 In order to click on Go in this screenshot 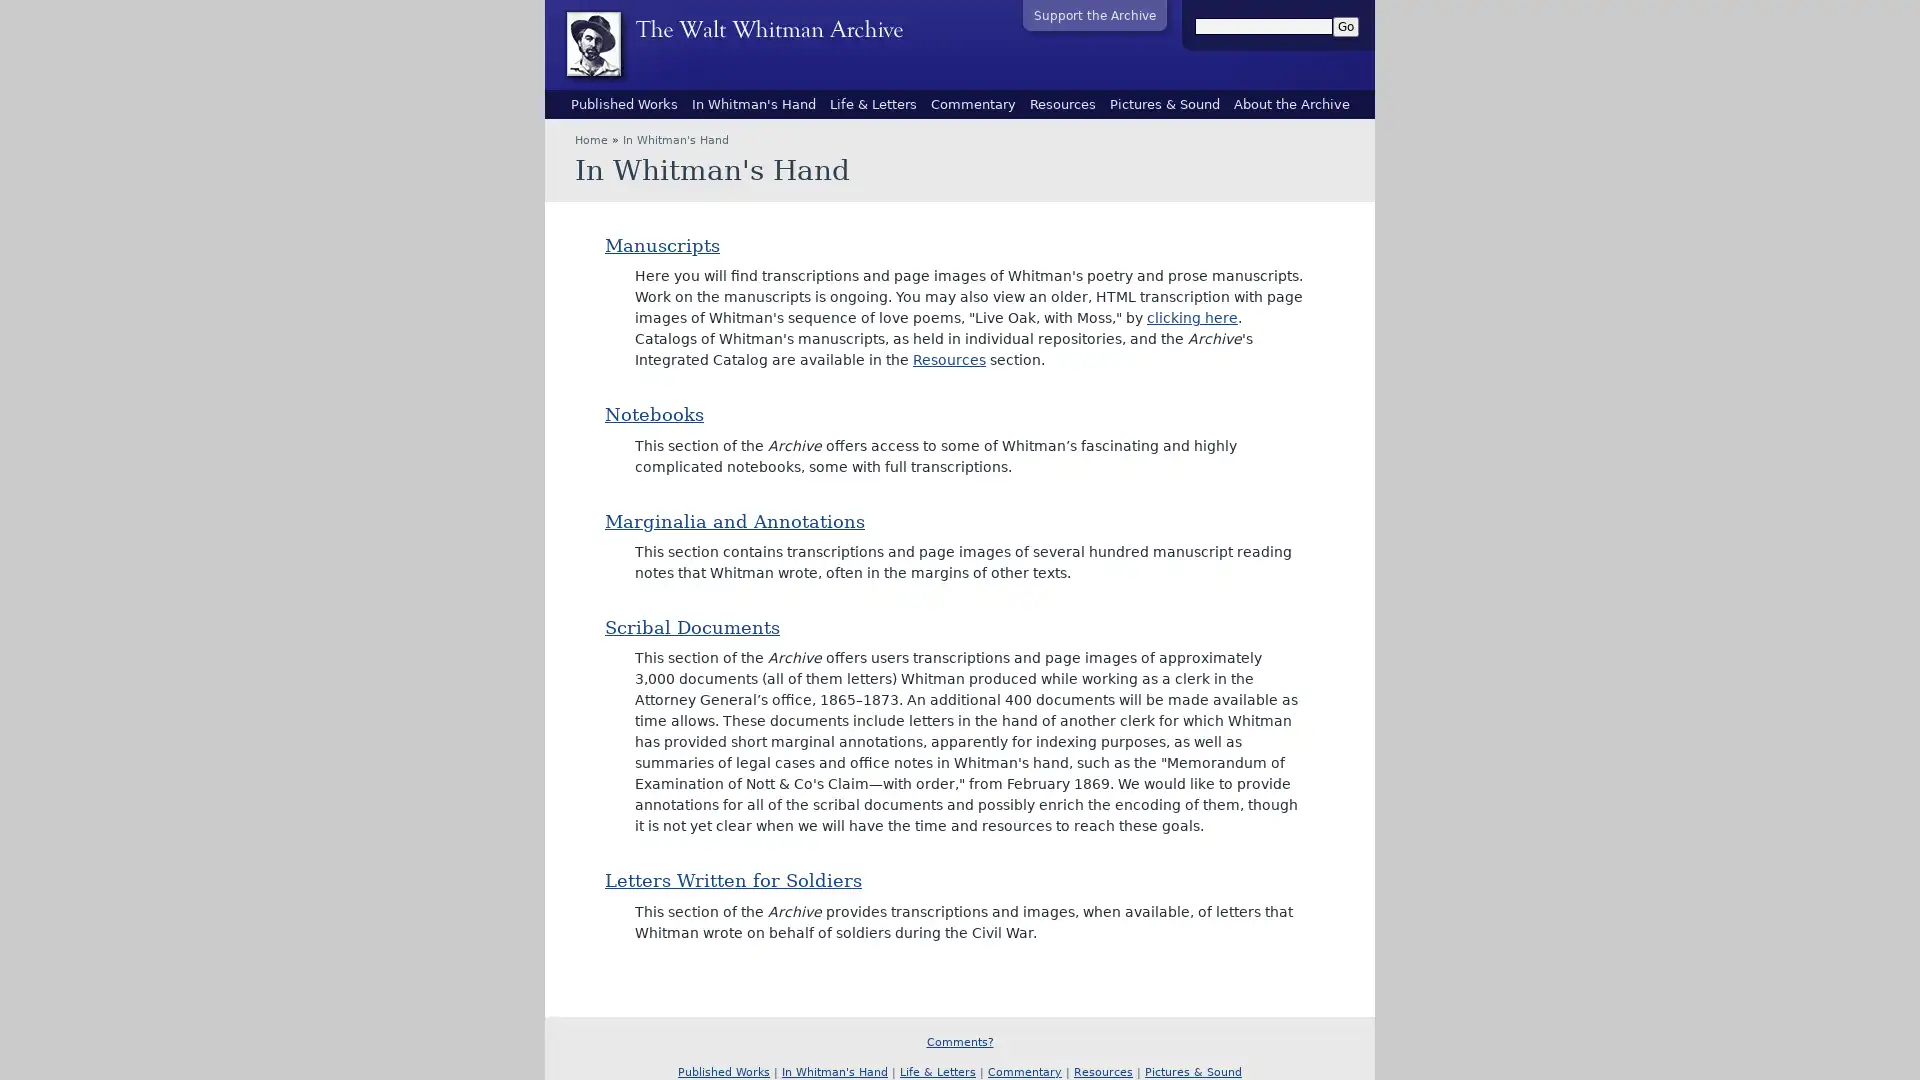, I will do `click(1345, 27)`.